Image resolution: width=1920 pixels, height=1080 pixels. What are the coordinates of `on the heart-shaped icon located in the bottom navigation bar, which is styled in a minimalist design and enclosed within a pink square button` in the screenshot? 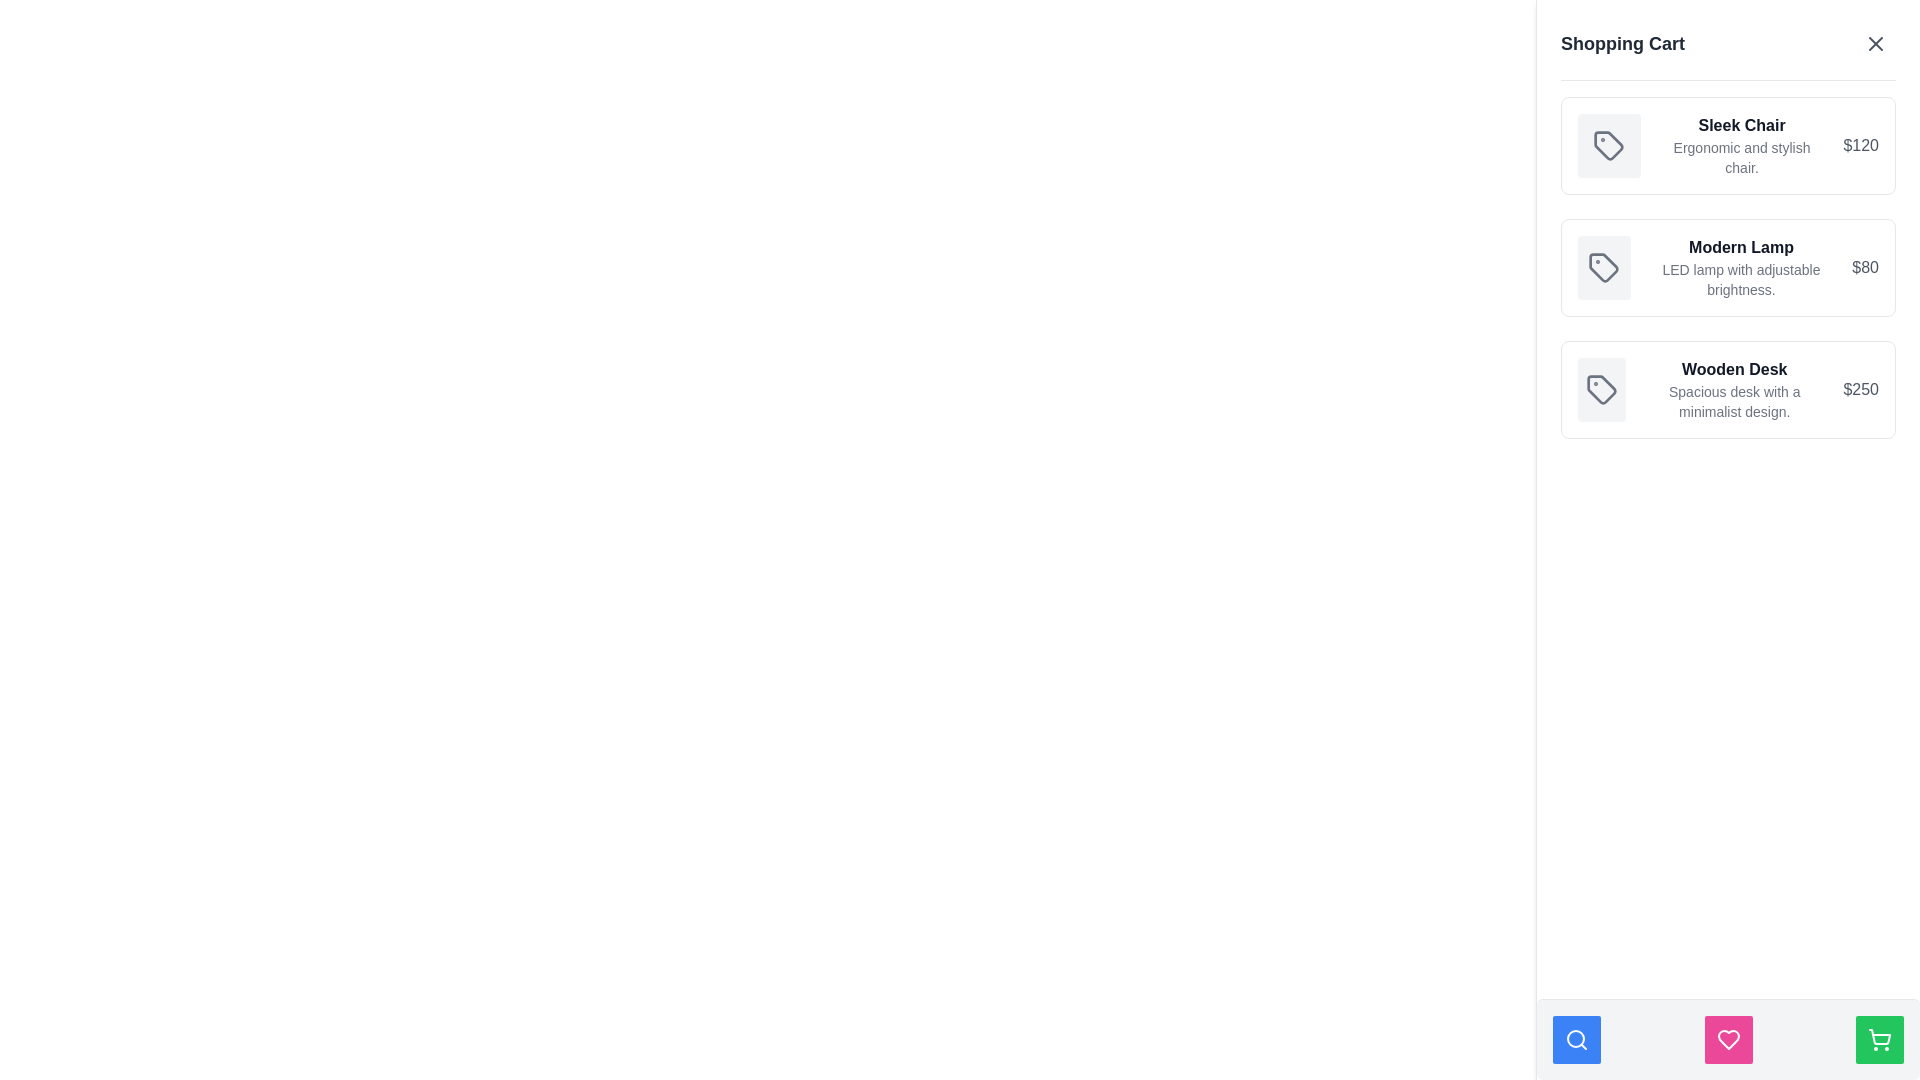 It's located at (1727, 1039).